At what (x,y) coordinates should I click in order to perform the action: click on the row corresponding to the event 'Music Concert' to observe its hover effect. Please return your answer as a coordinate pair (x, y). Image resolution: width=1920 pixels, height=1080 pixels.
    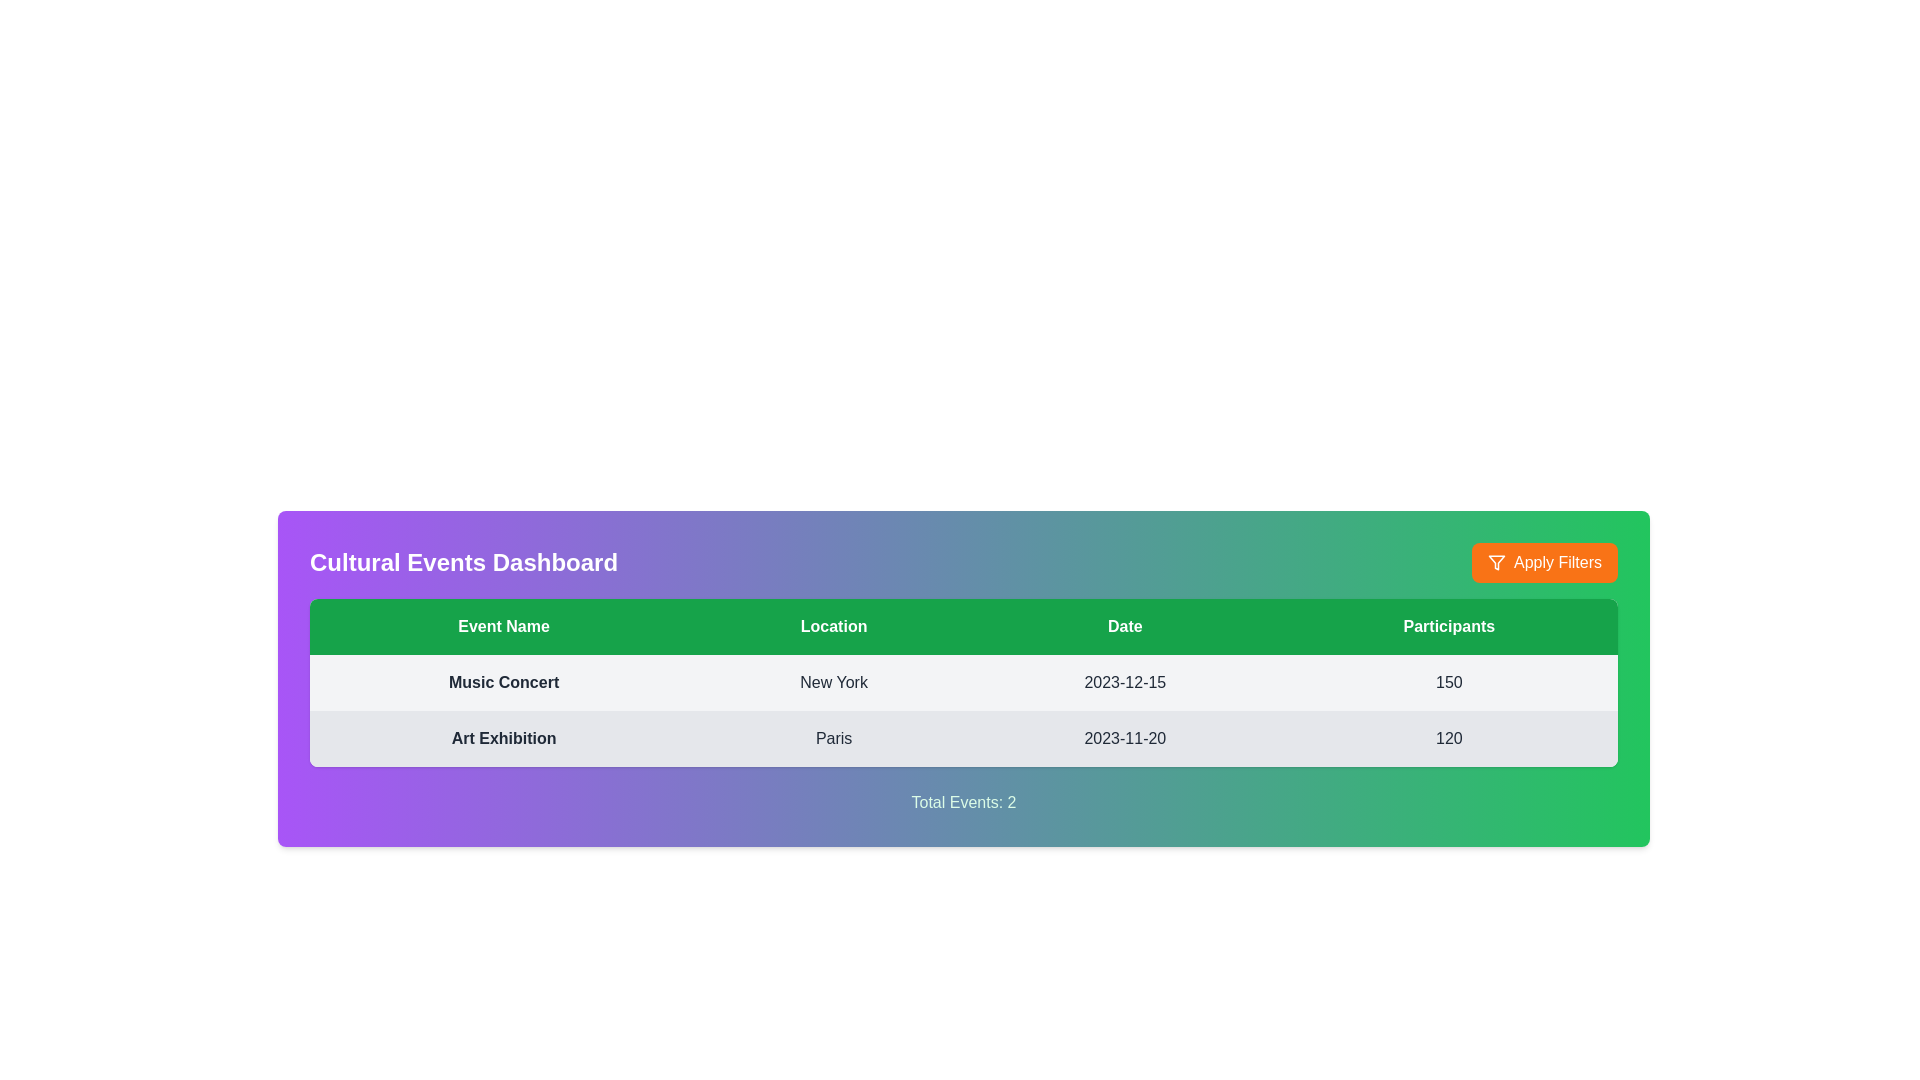
    Looking at the image, I should click on (964, 681).